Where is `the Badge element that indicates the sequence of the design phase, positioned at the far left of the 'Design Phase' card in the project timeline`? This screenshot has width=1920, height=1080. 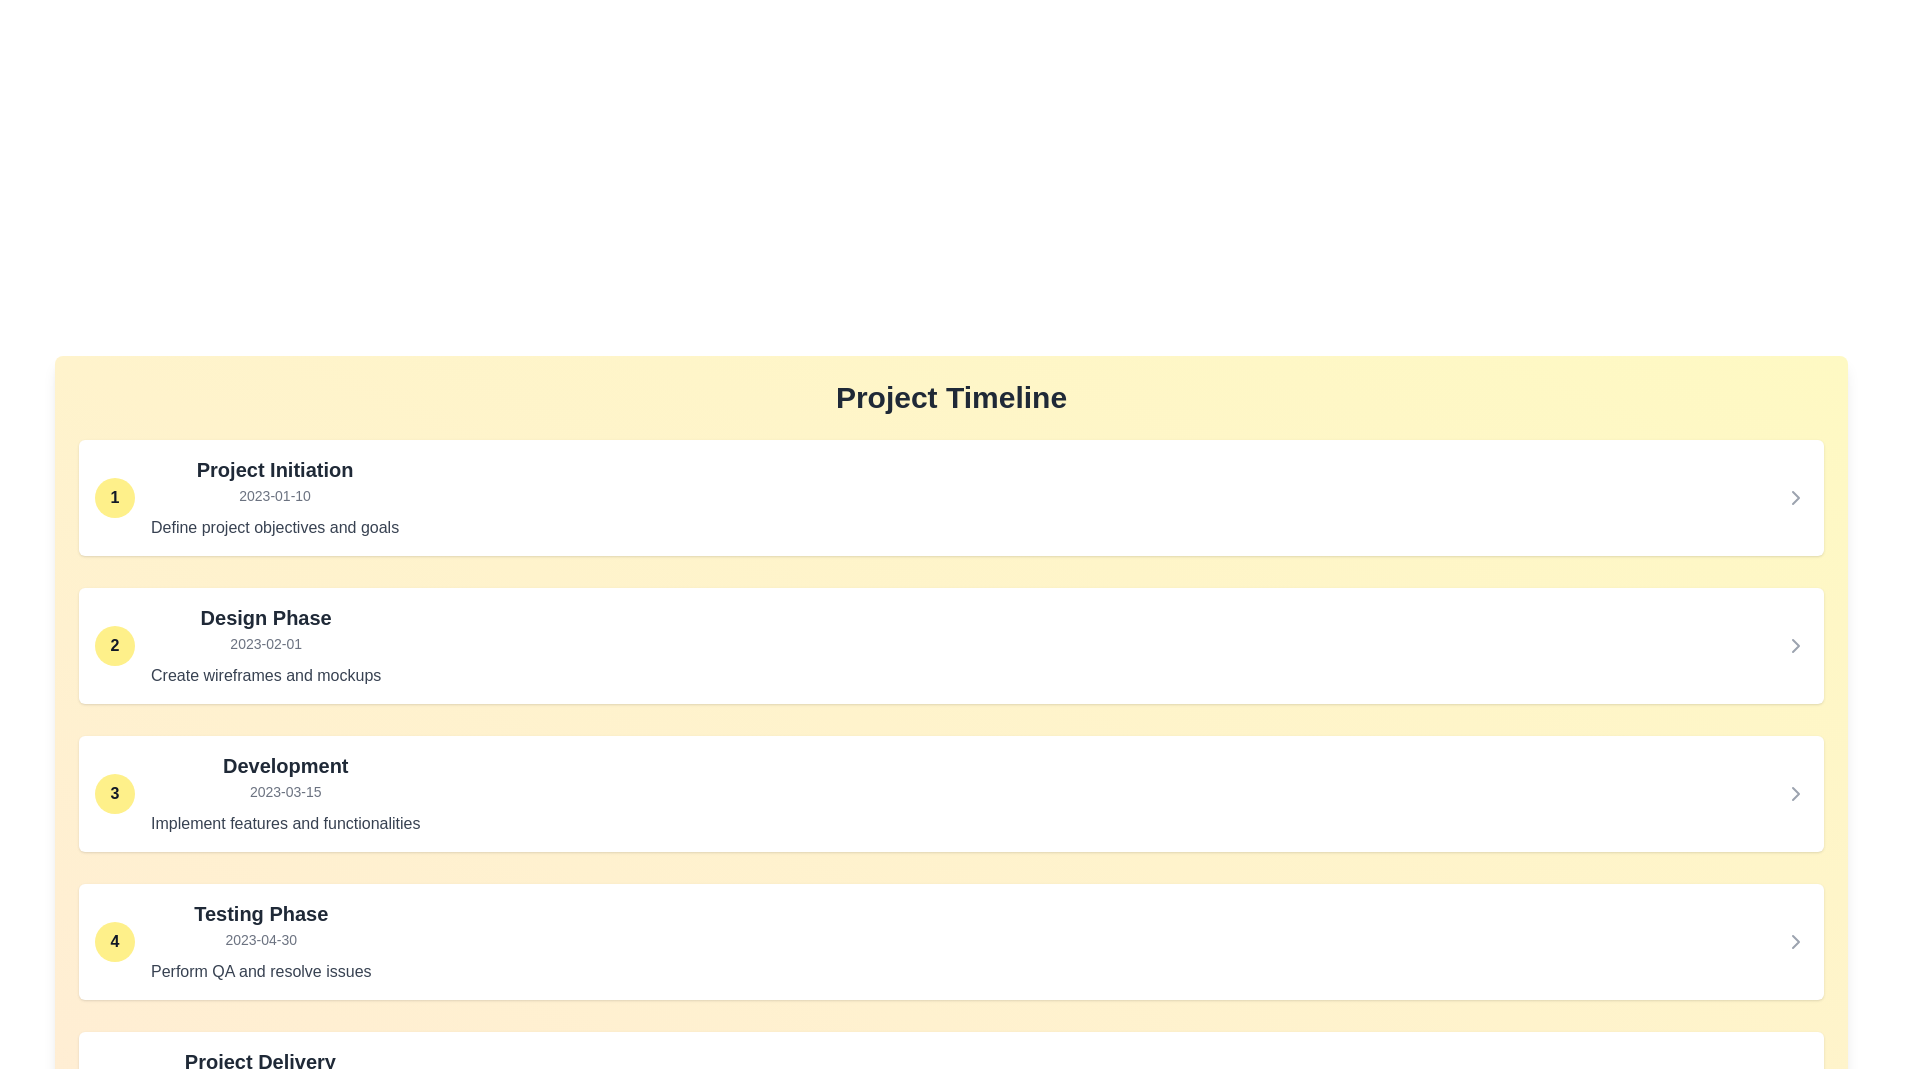
the Badge element that indicates the sequence of the design phase, positioned at the far left of the 'Design Phase' card in the project timeline is located at coordinates (114, 645).